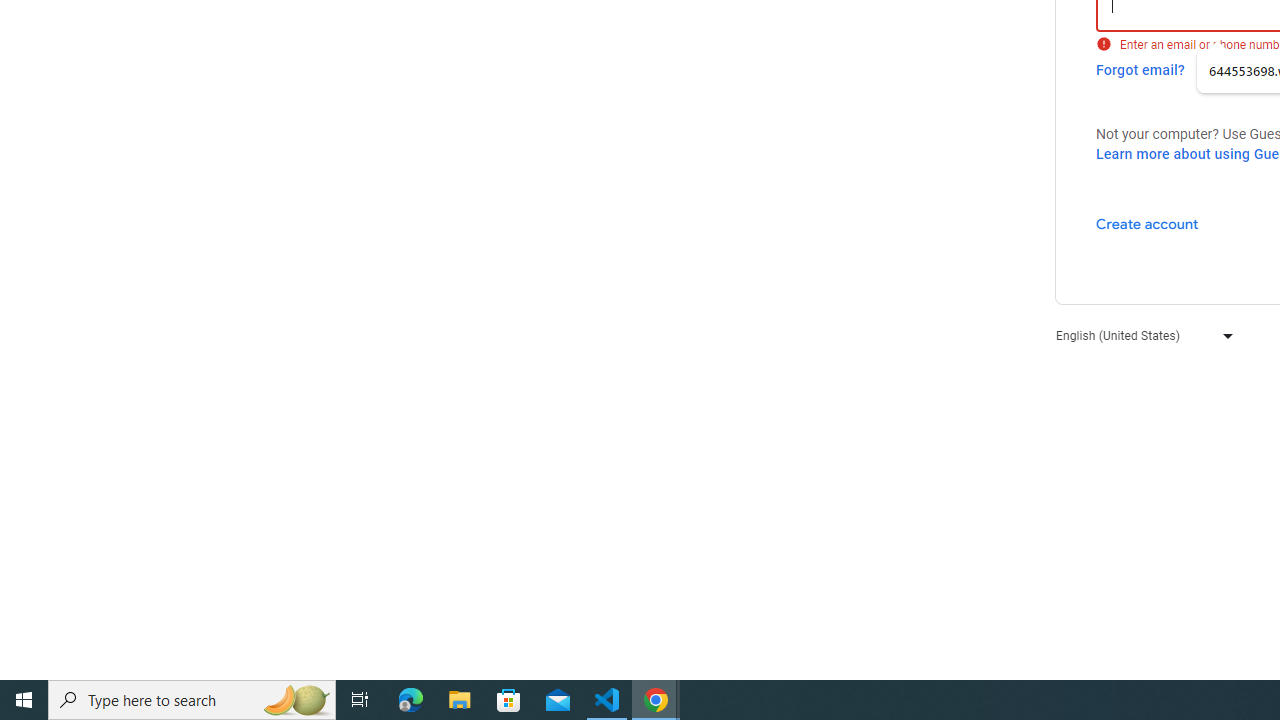 This screenshot has width=1280, height=720. Describe the element at coordinates (1146, 223) in the screenshot. I see `'Create account'` at that location.